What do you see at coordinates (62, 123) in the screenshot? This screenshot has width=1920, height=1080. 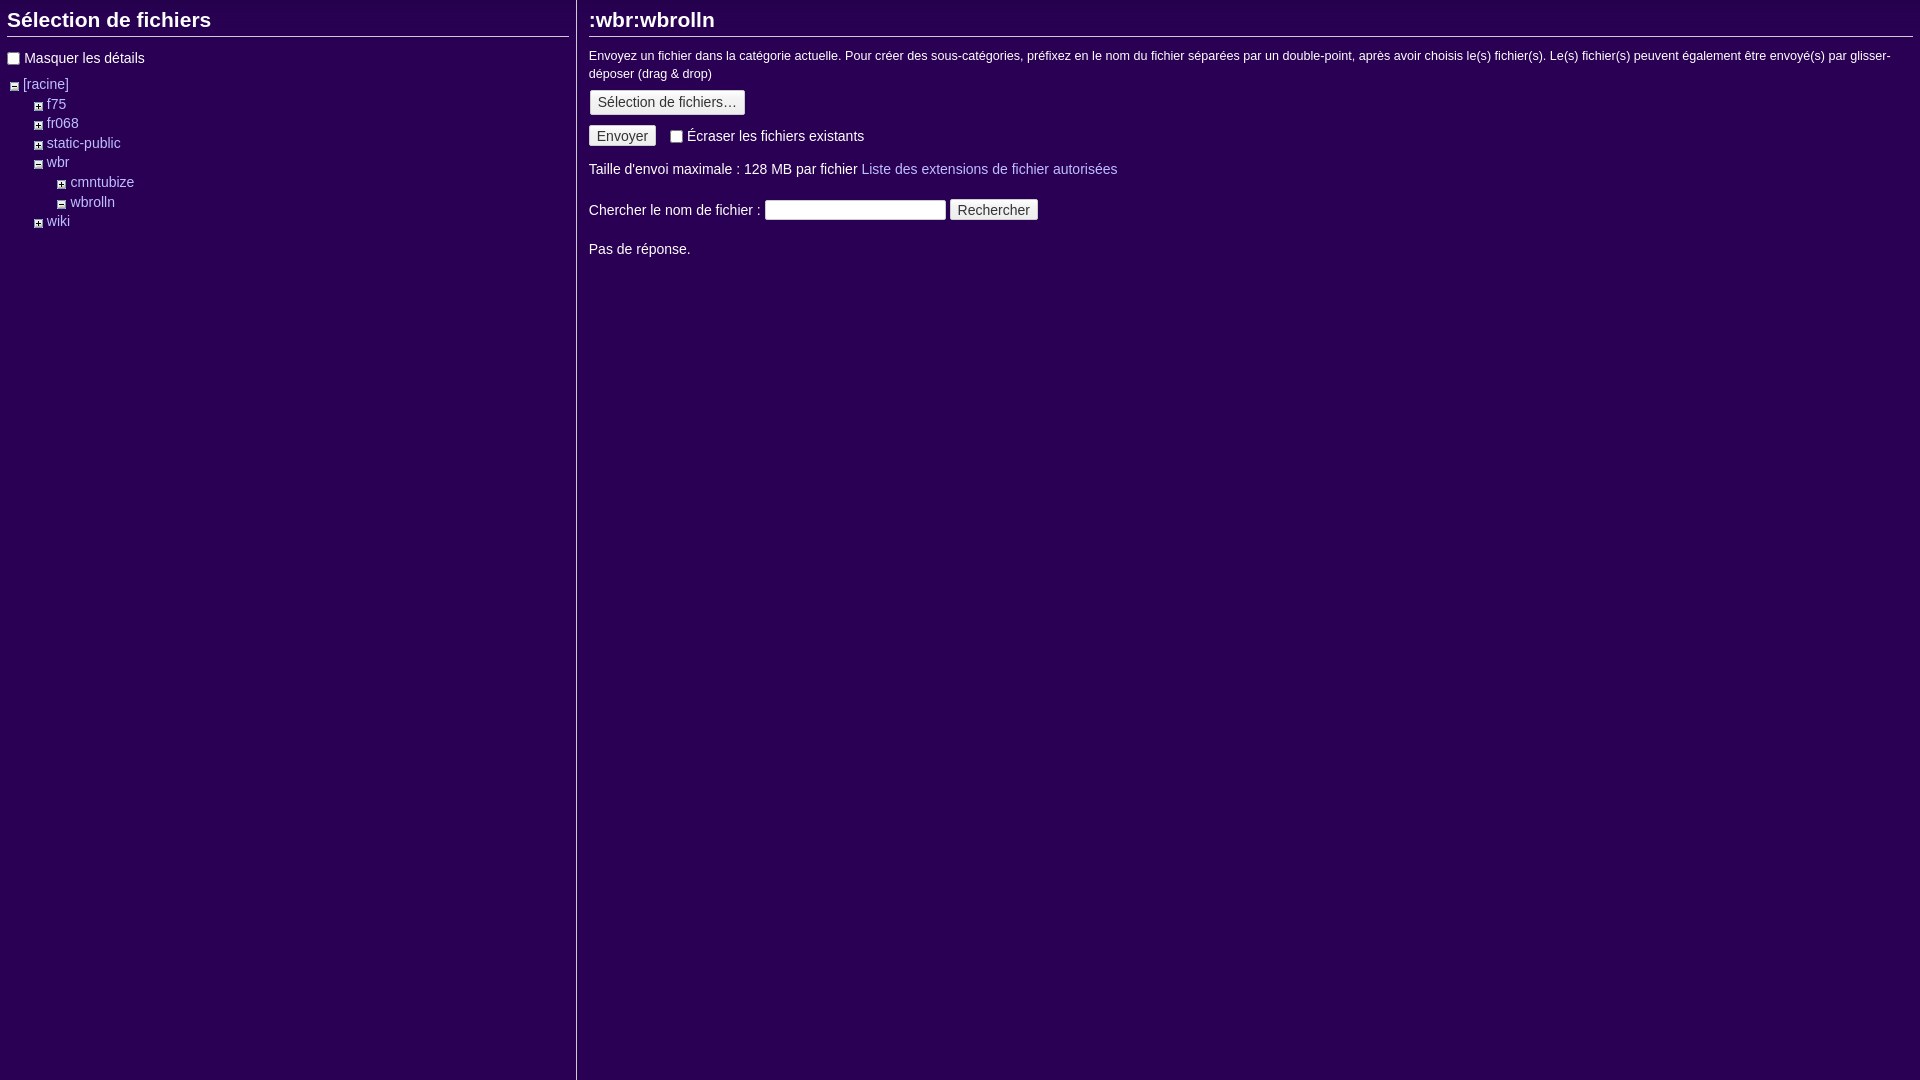 I see `'fr068'` at bounding box center [62, 123].